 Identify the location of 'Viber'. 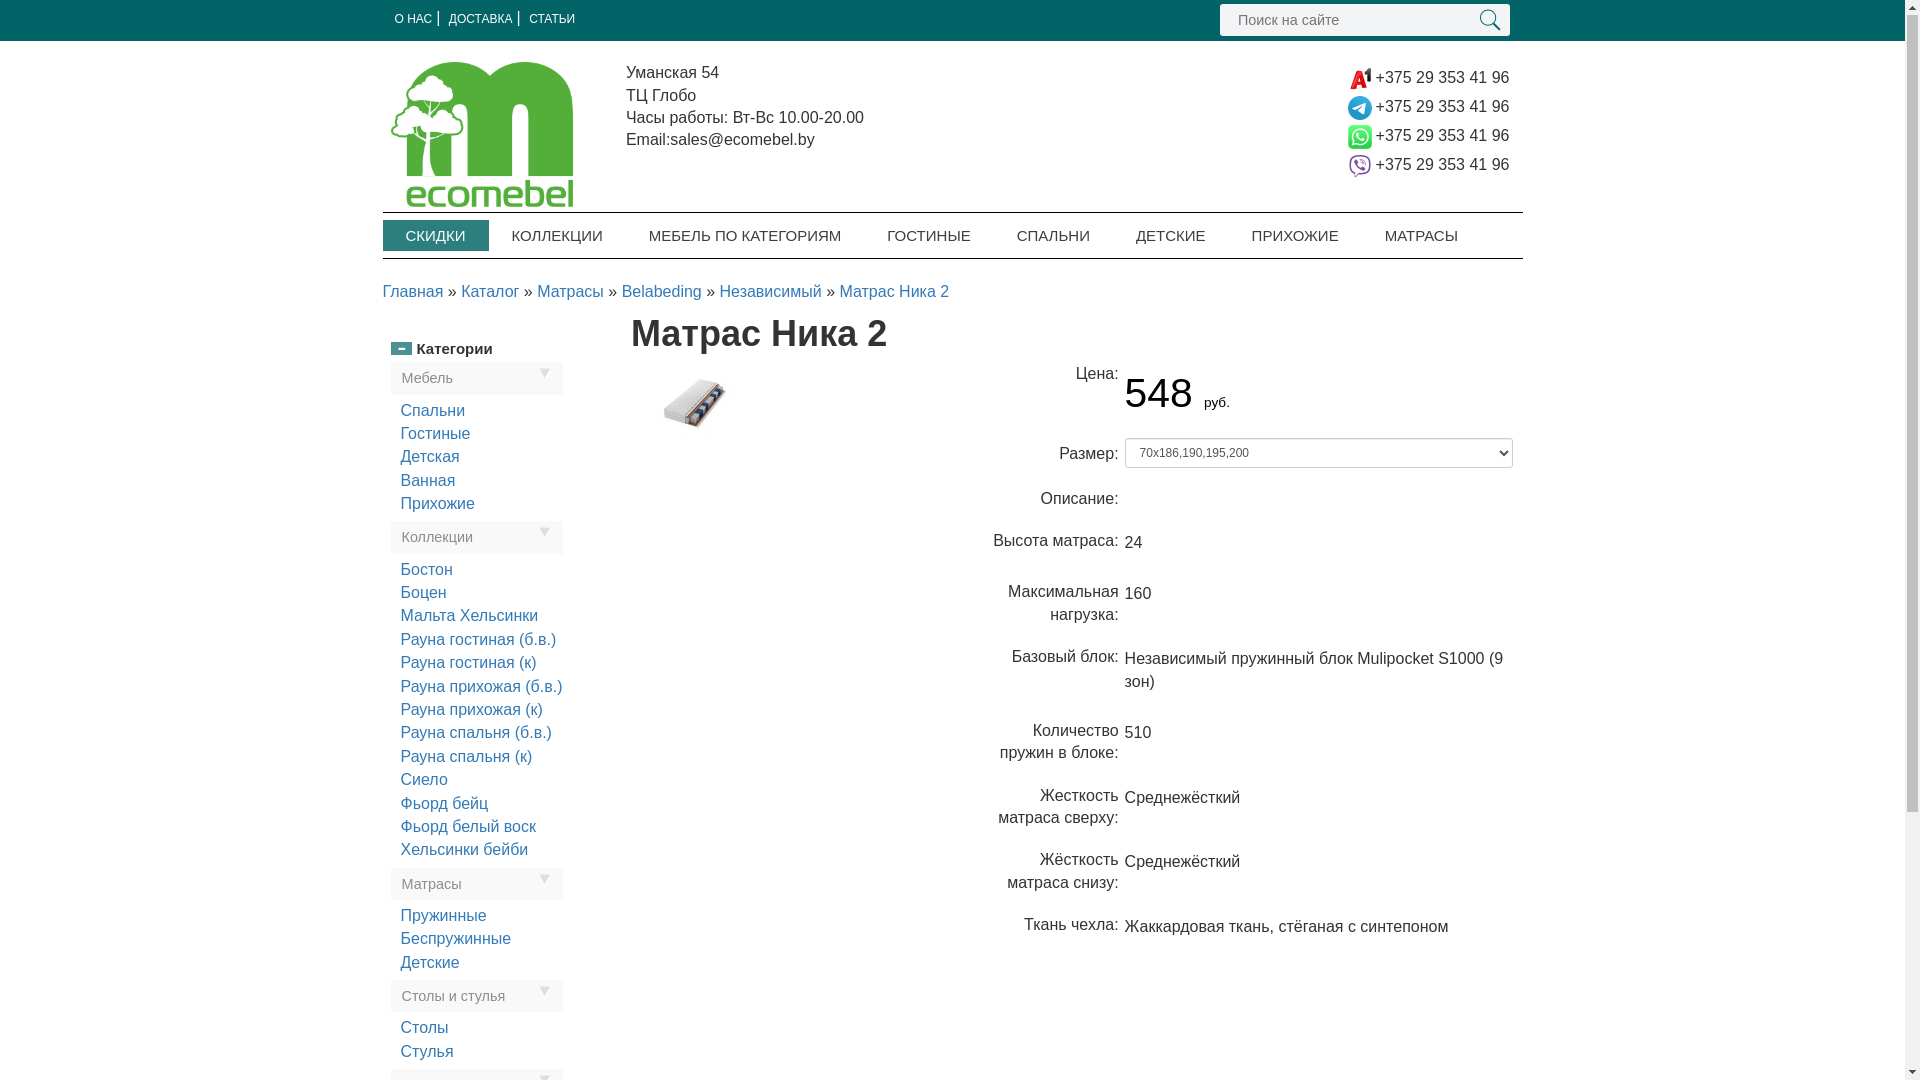
(1359, 164).